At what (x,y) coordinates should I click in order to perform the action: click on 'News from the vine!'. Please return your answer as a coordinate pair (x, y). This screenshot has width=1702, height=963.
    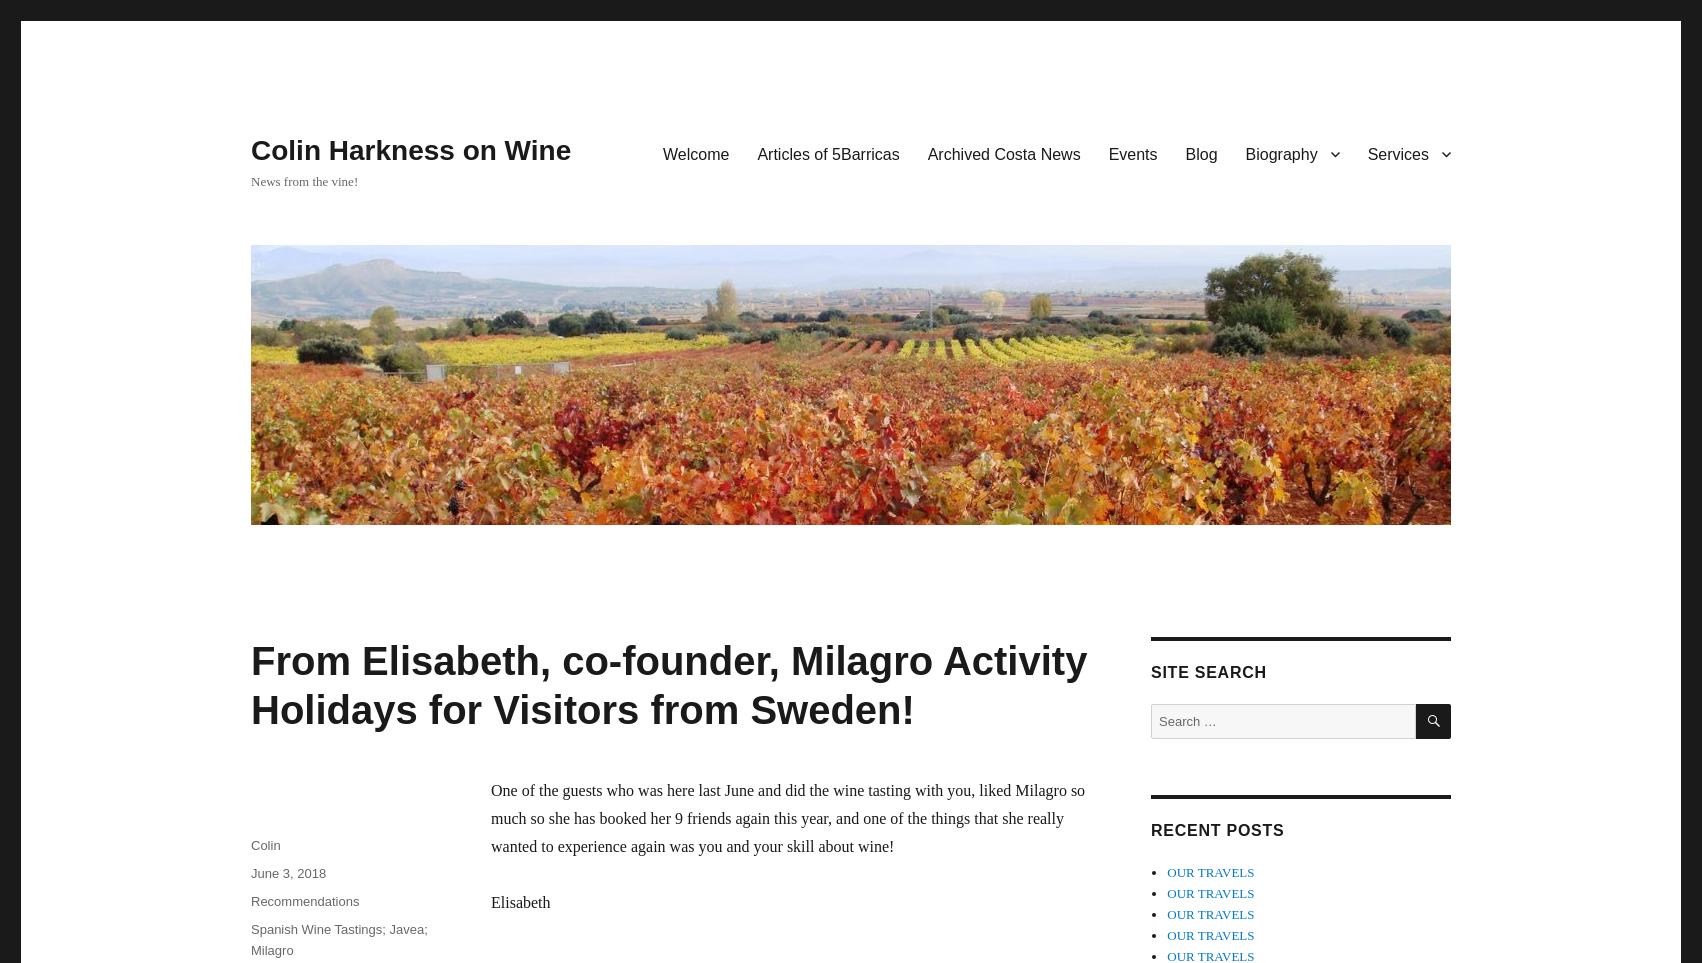
    Looking at the image, I should click on (250, 180).